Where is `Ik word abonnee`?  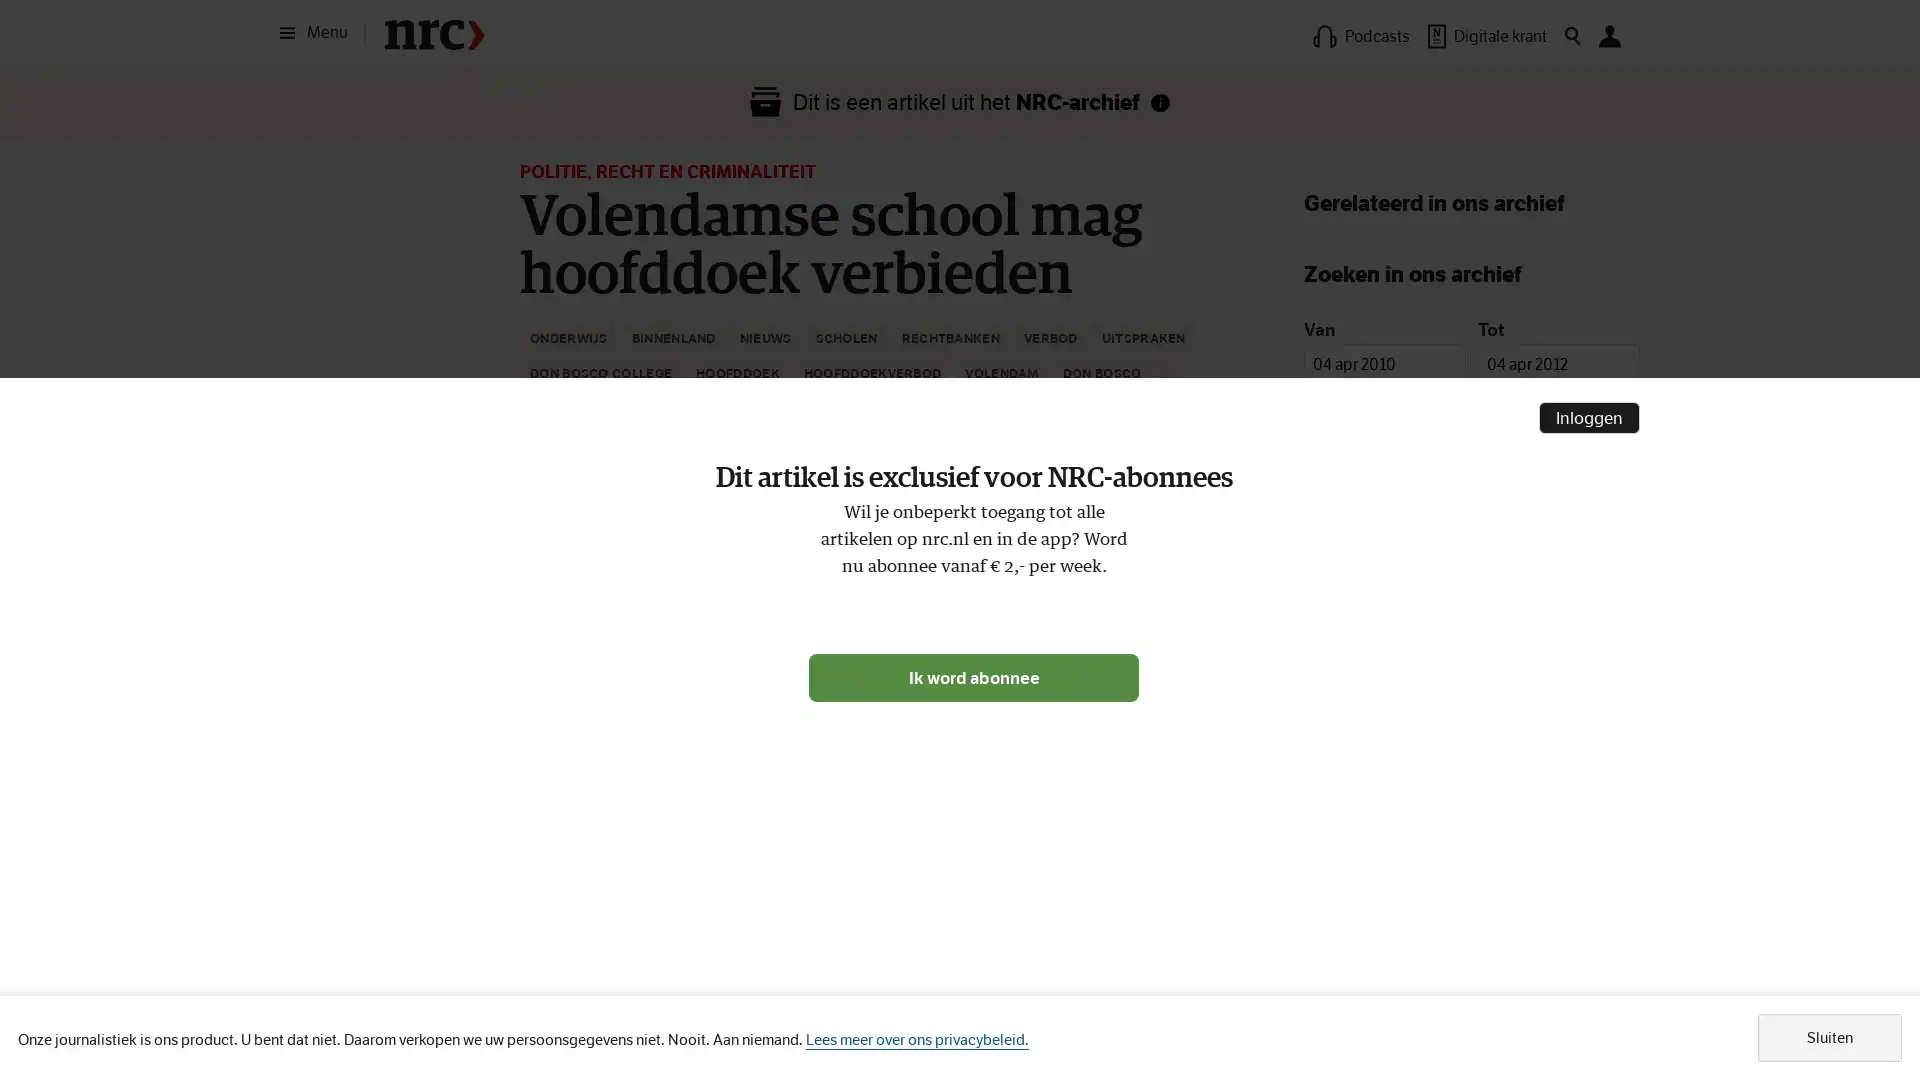 Ik word abonnee is located at coordinates (974, 676).